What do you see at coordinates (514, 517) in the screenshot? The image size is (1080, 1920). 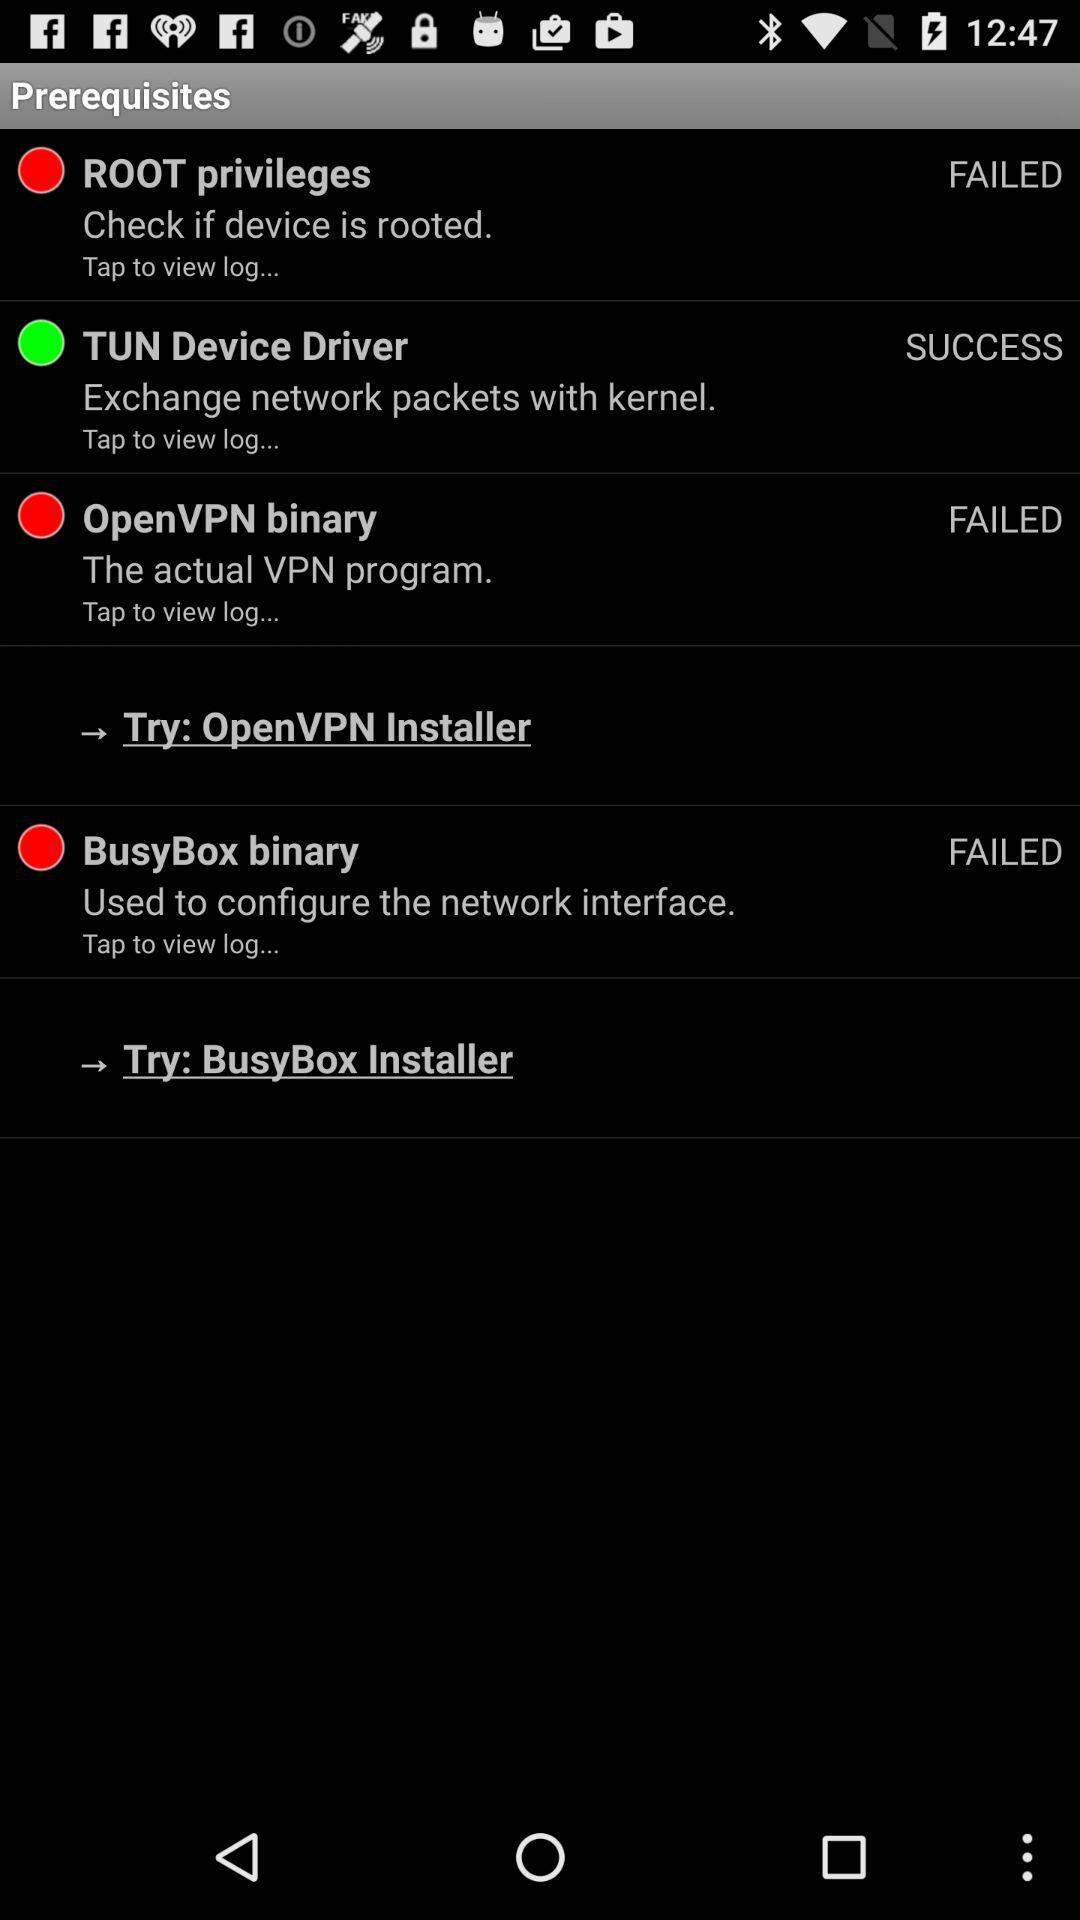 I see `icon below tap to view` at bounding box center [514, 517].